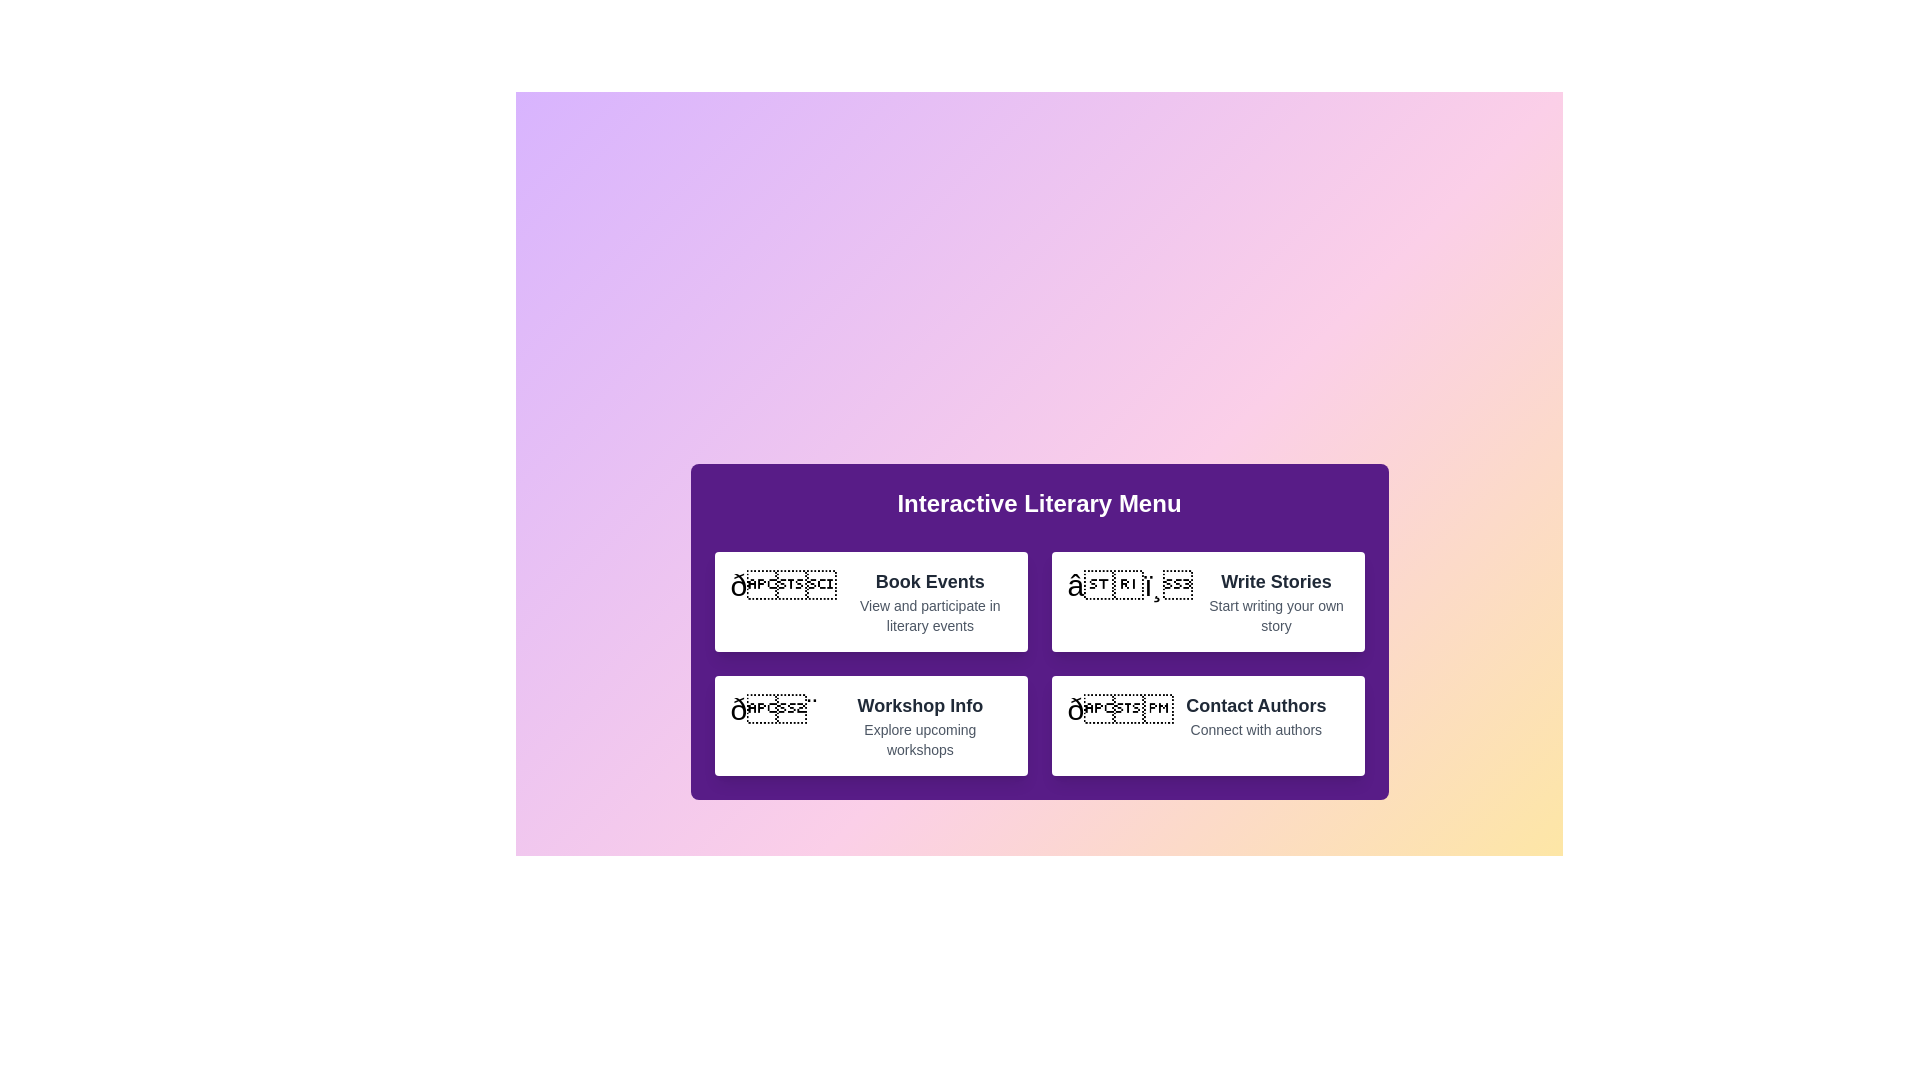  I want to click on the menu item corresponding to Write Stories, so click(1207, 600).